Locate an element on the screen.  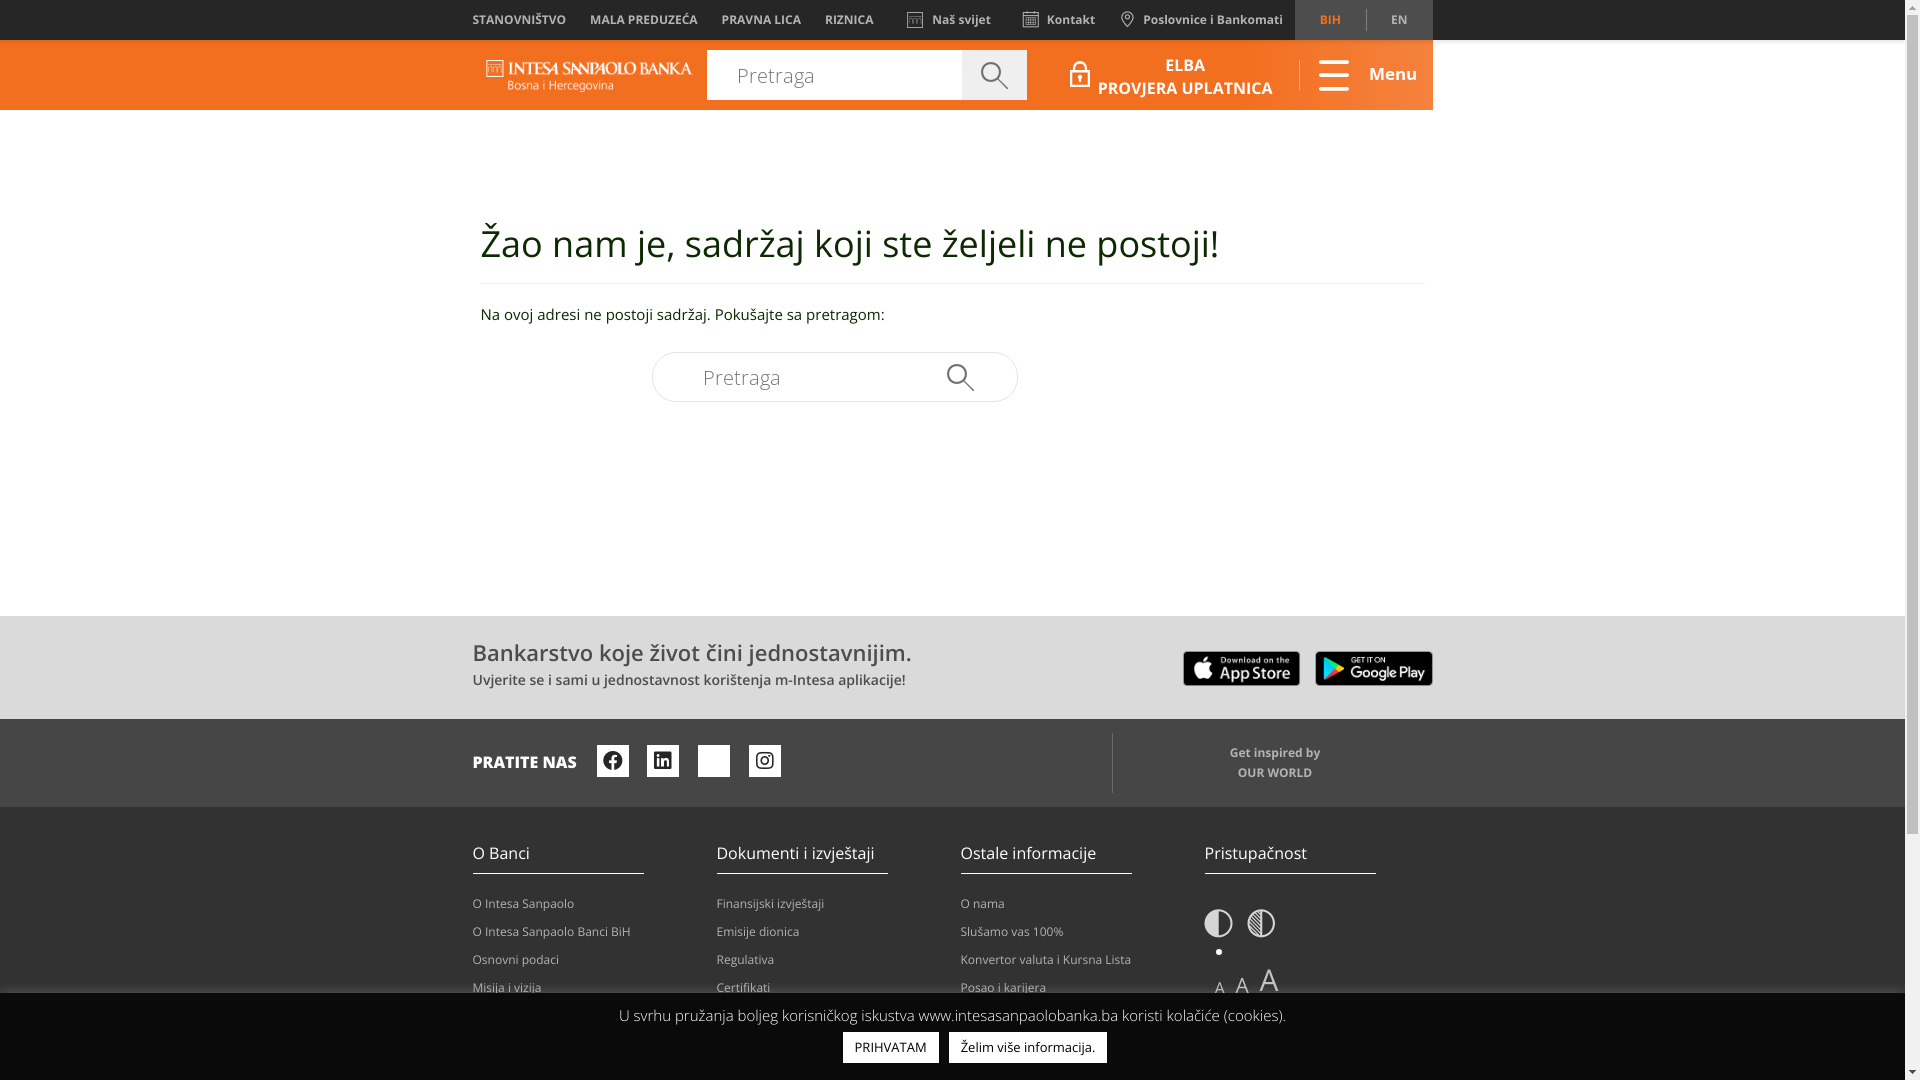
'High Contrast' is located at coordinates (1261, 929).